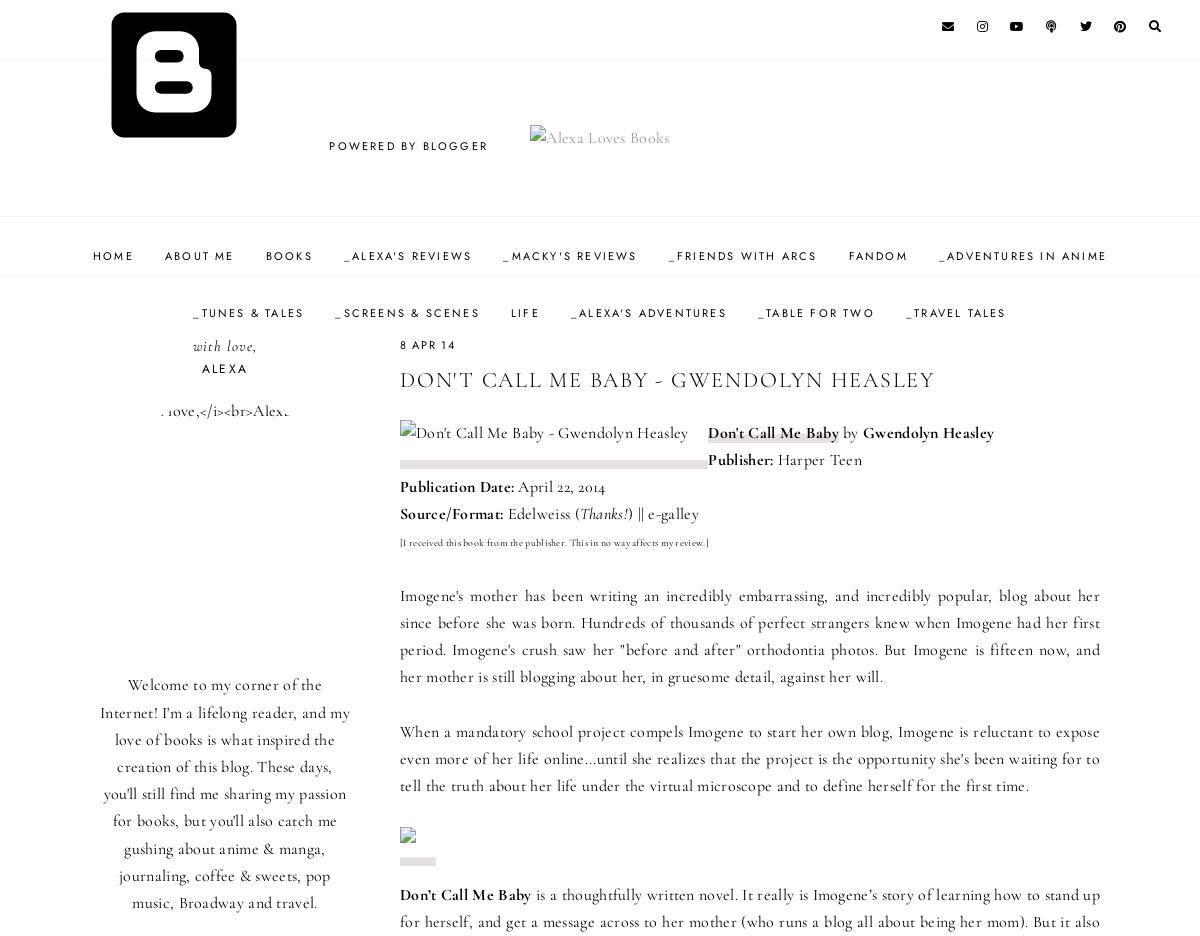  I want to click on '_Macky's Reviews', so click(502, 254).